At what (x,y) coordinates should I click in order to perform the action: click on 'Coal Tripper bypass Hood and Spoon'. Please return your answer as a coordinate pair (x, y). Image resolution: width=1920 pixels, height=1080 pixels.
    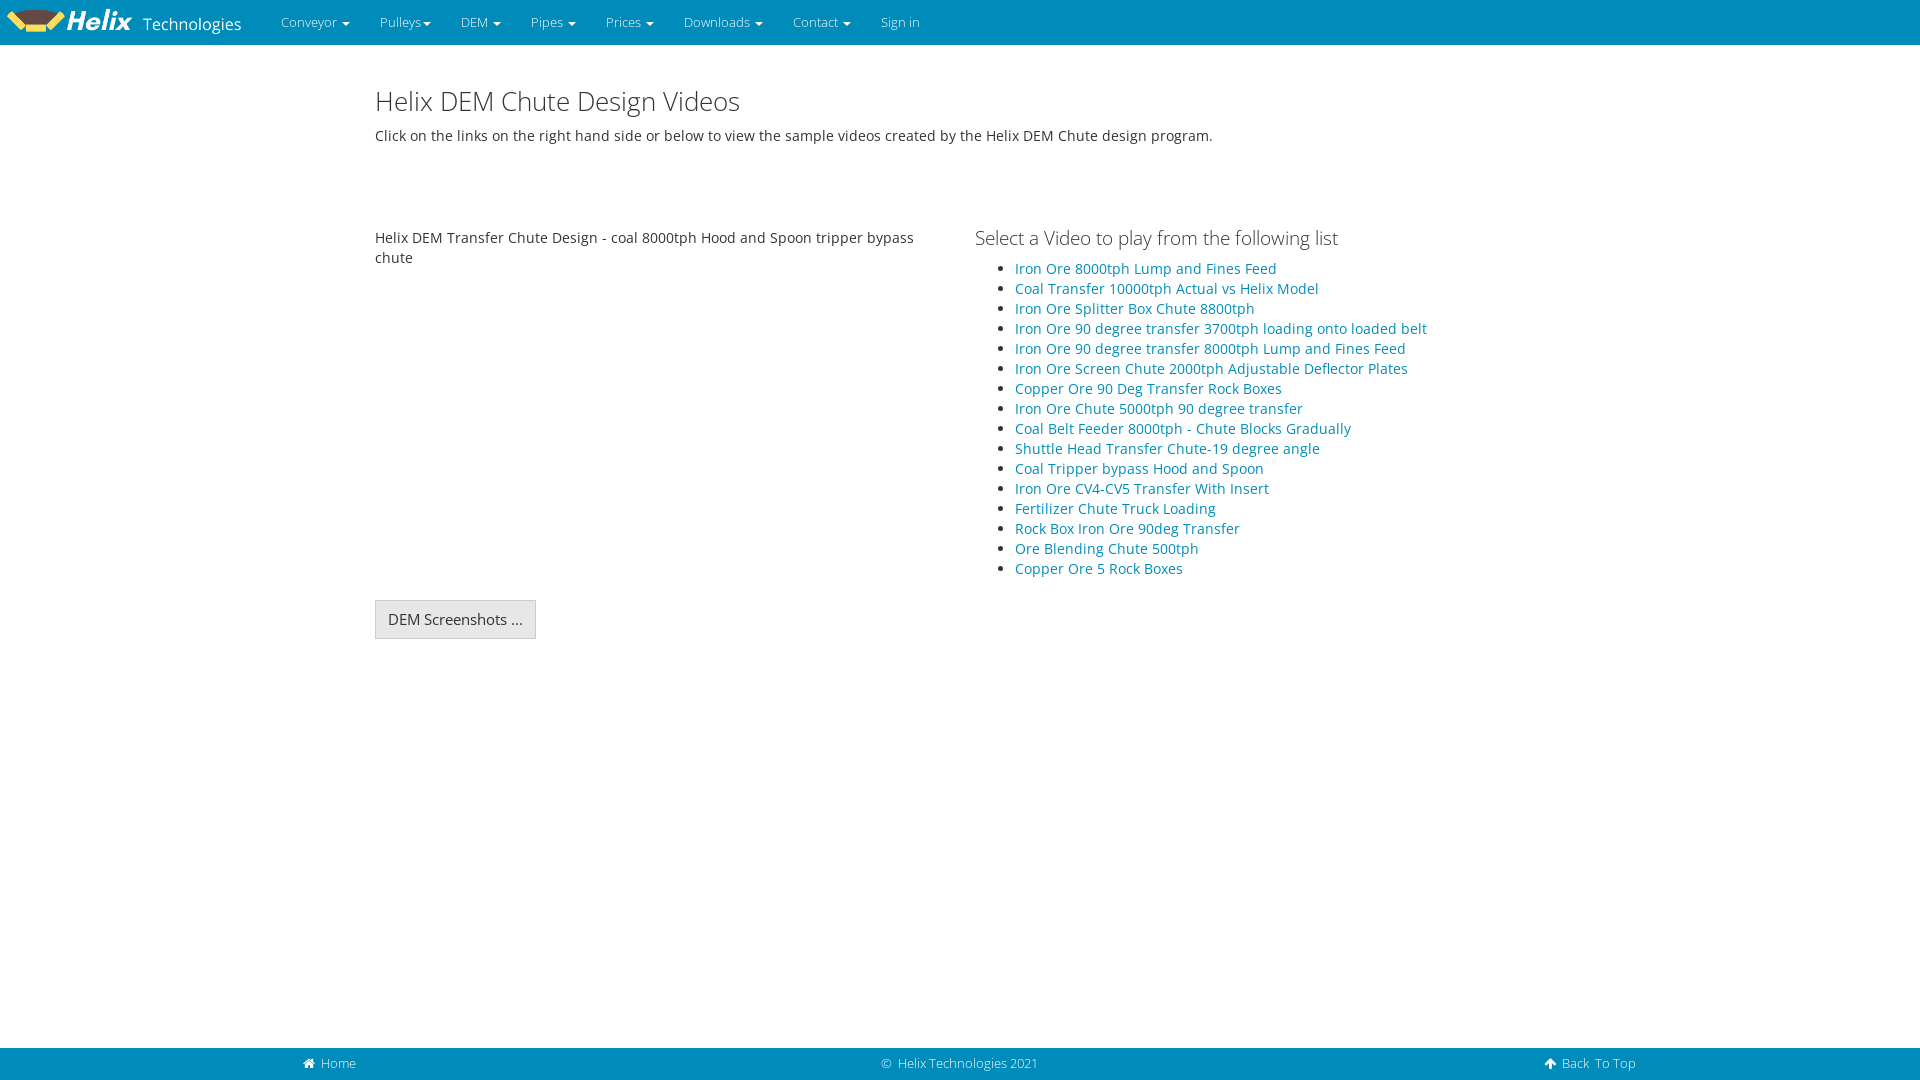
    Looking at the image, I should click on (1139, 468).